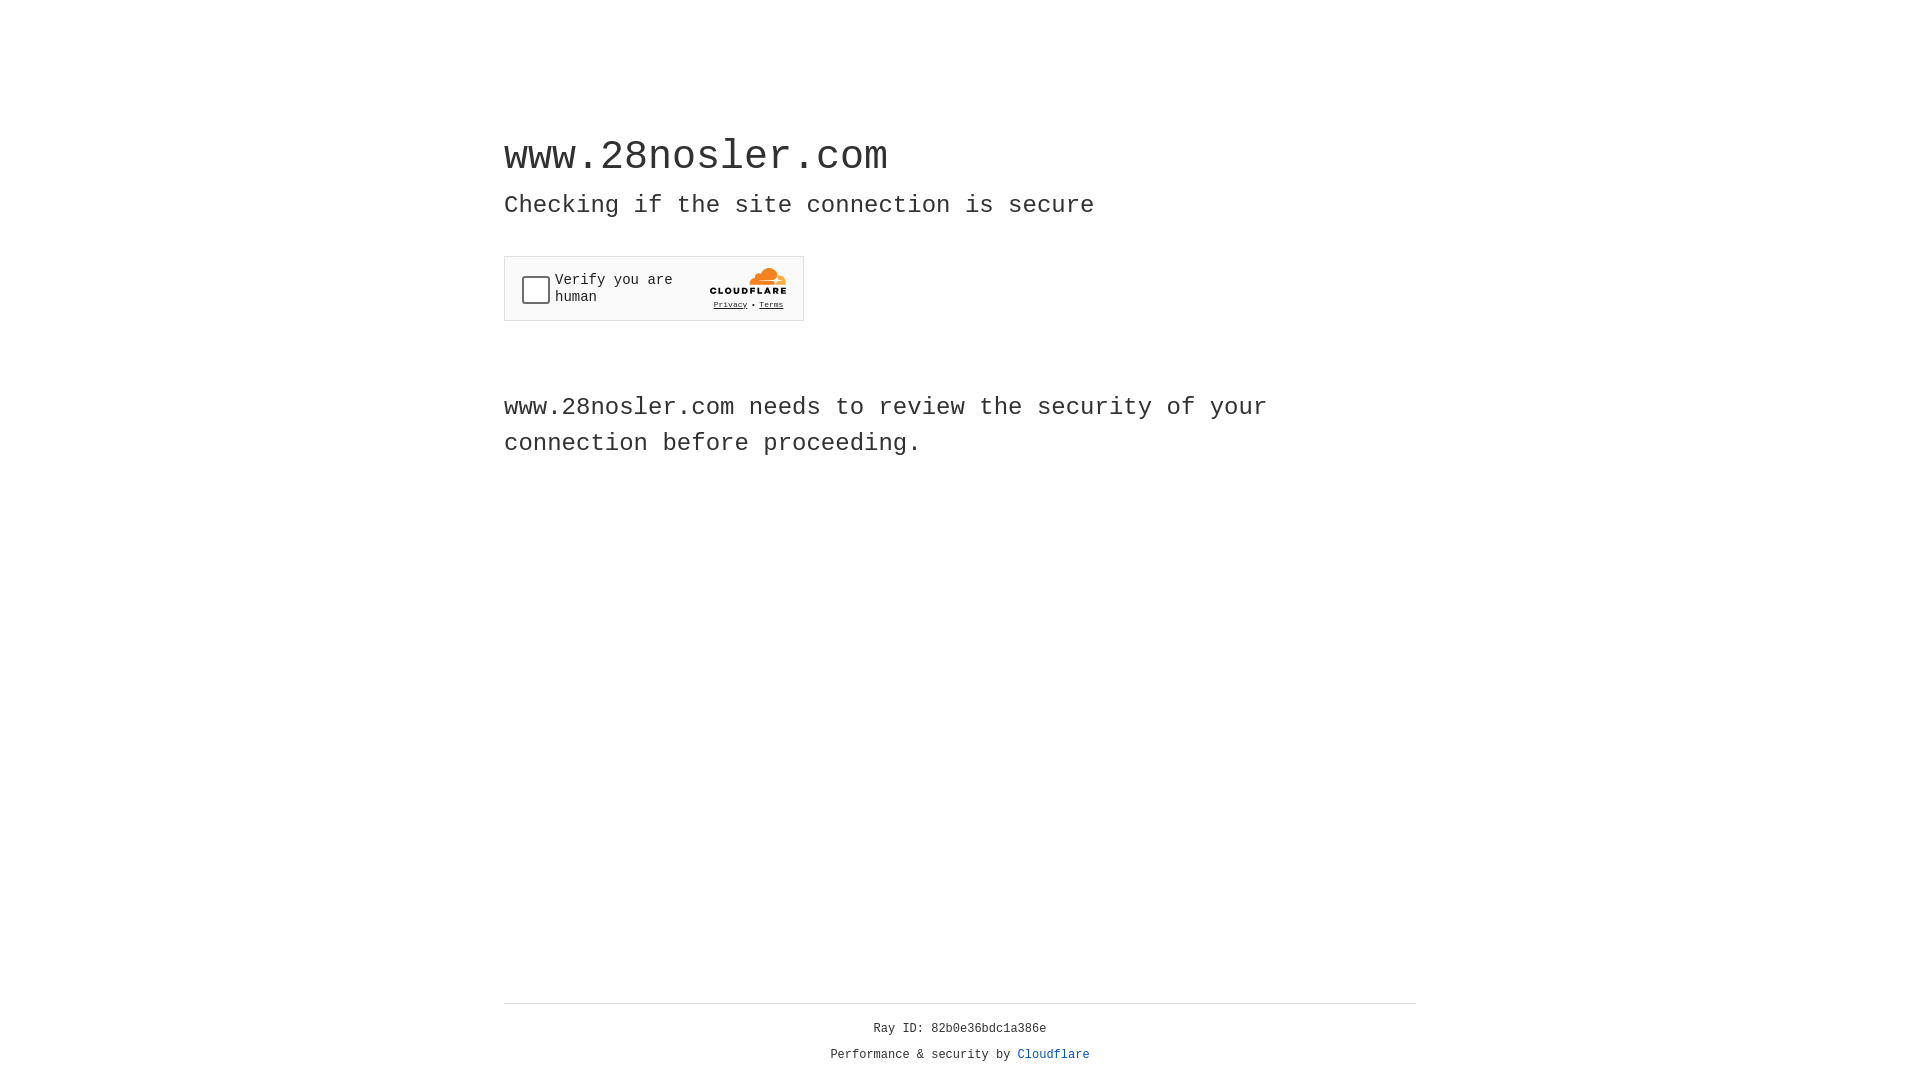  What do you see at coordinates (1053, 1054) in the screenshot?
I see `'Cloudflare'` at bounding box center [1053, 1054].